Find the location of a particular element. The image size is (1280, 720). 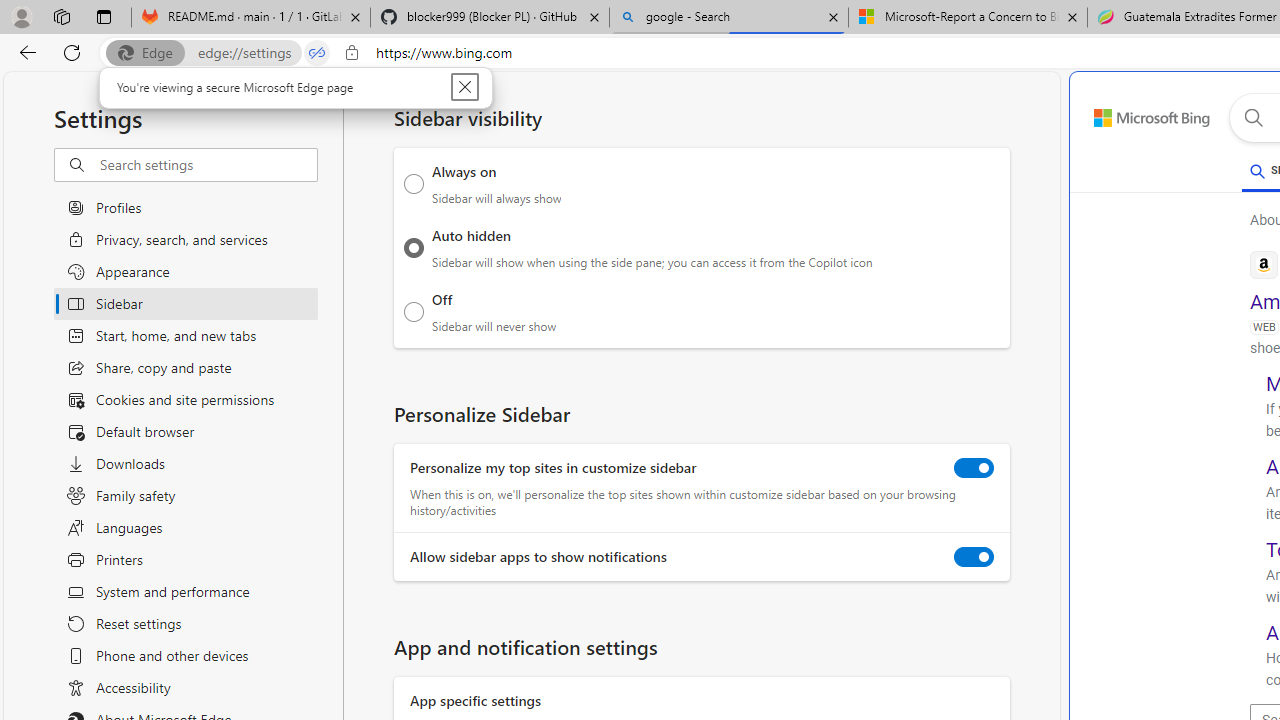

'Off Sidebar will never show' is located at coordinates (413, 311).